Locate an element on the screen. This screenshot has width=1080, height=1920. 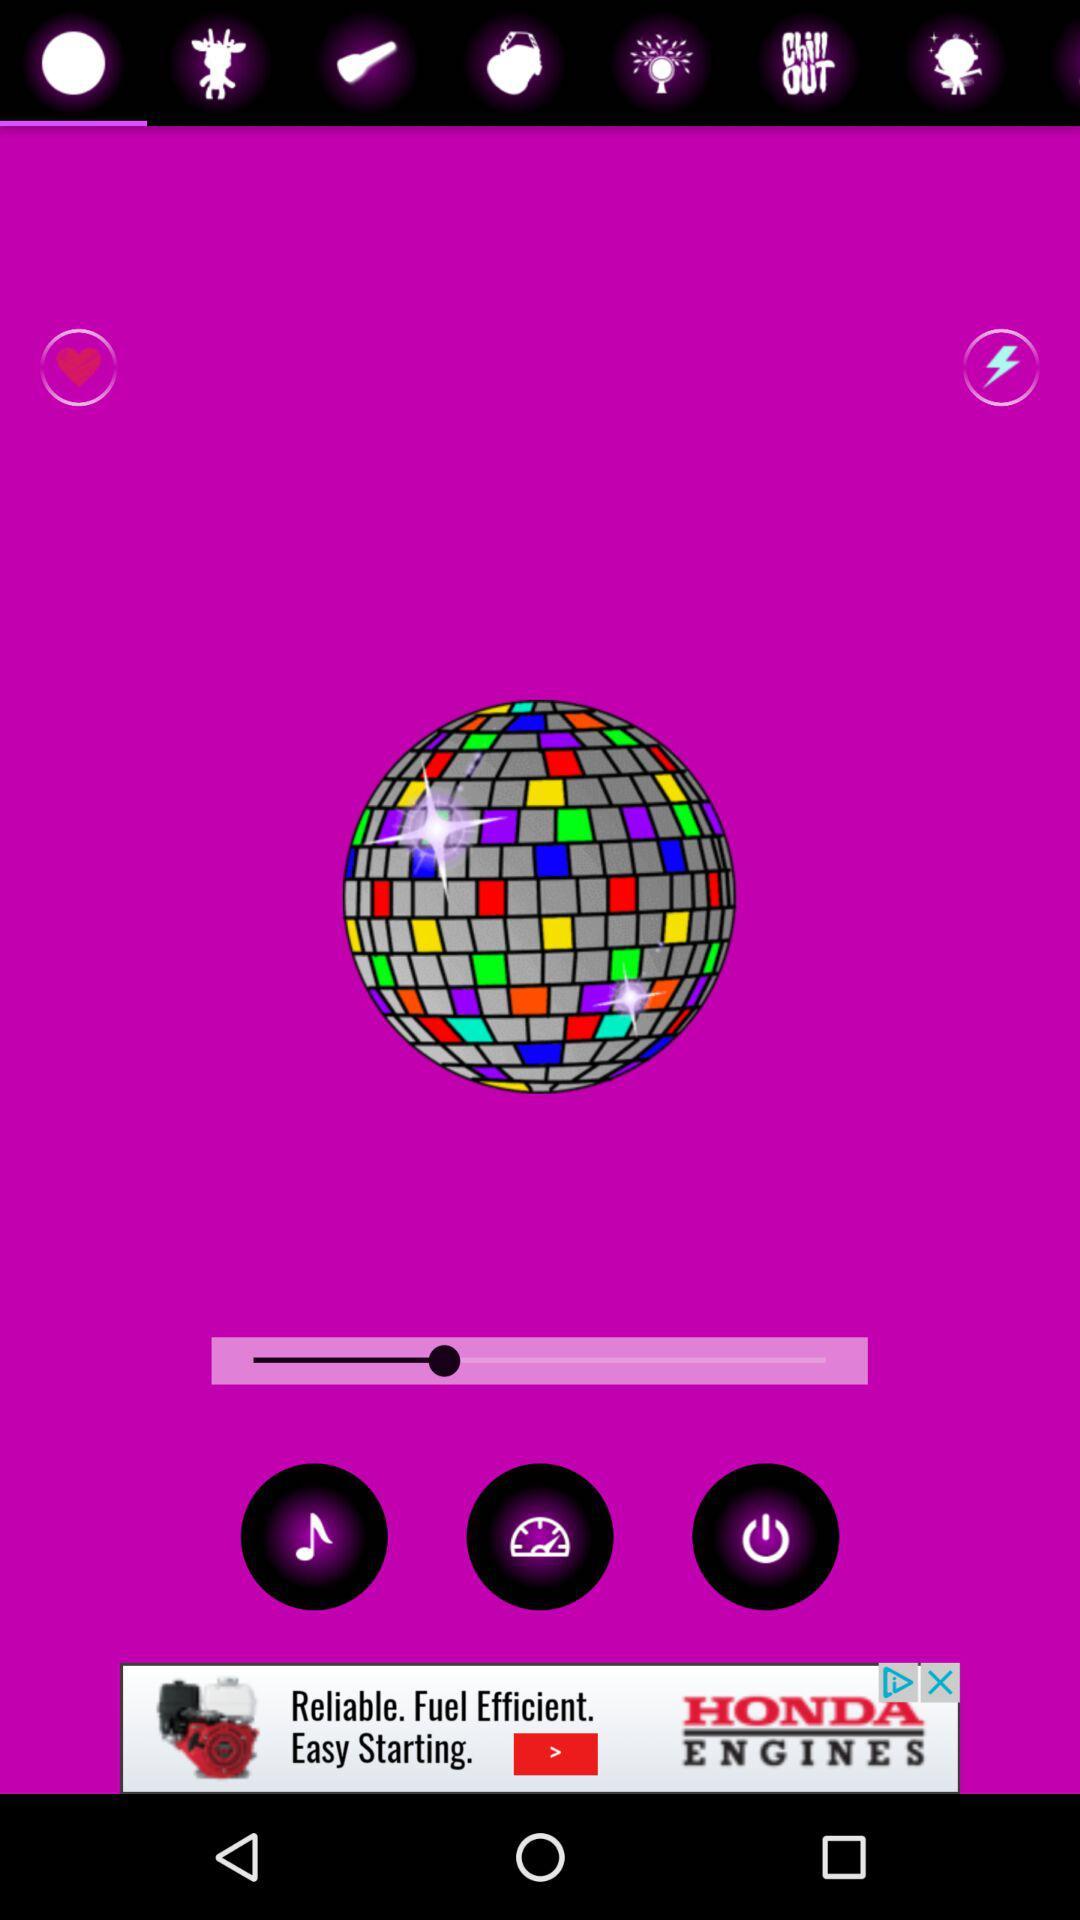
the music icon is located at coordinates (314, 1535).